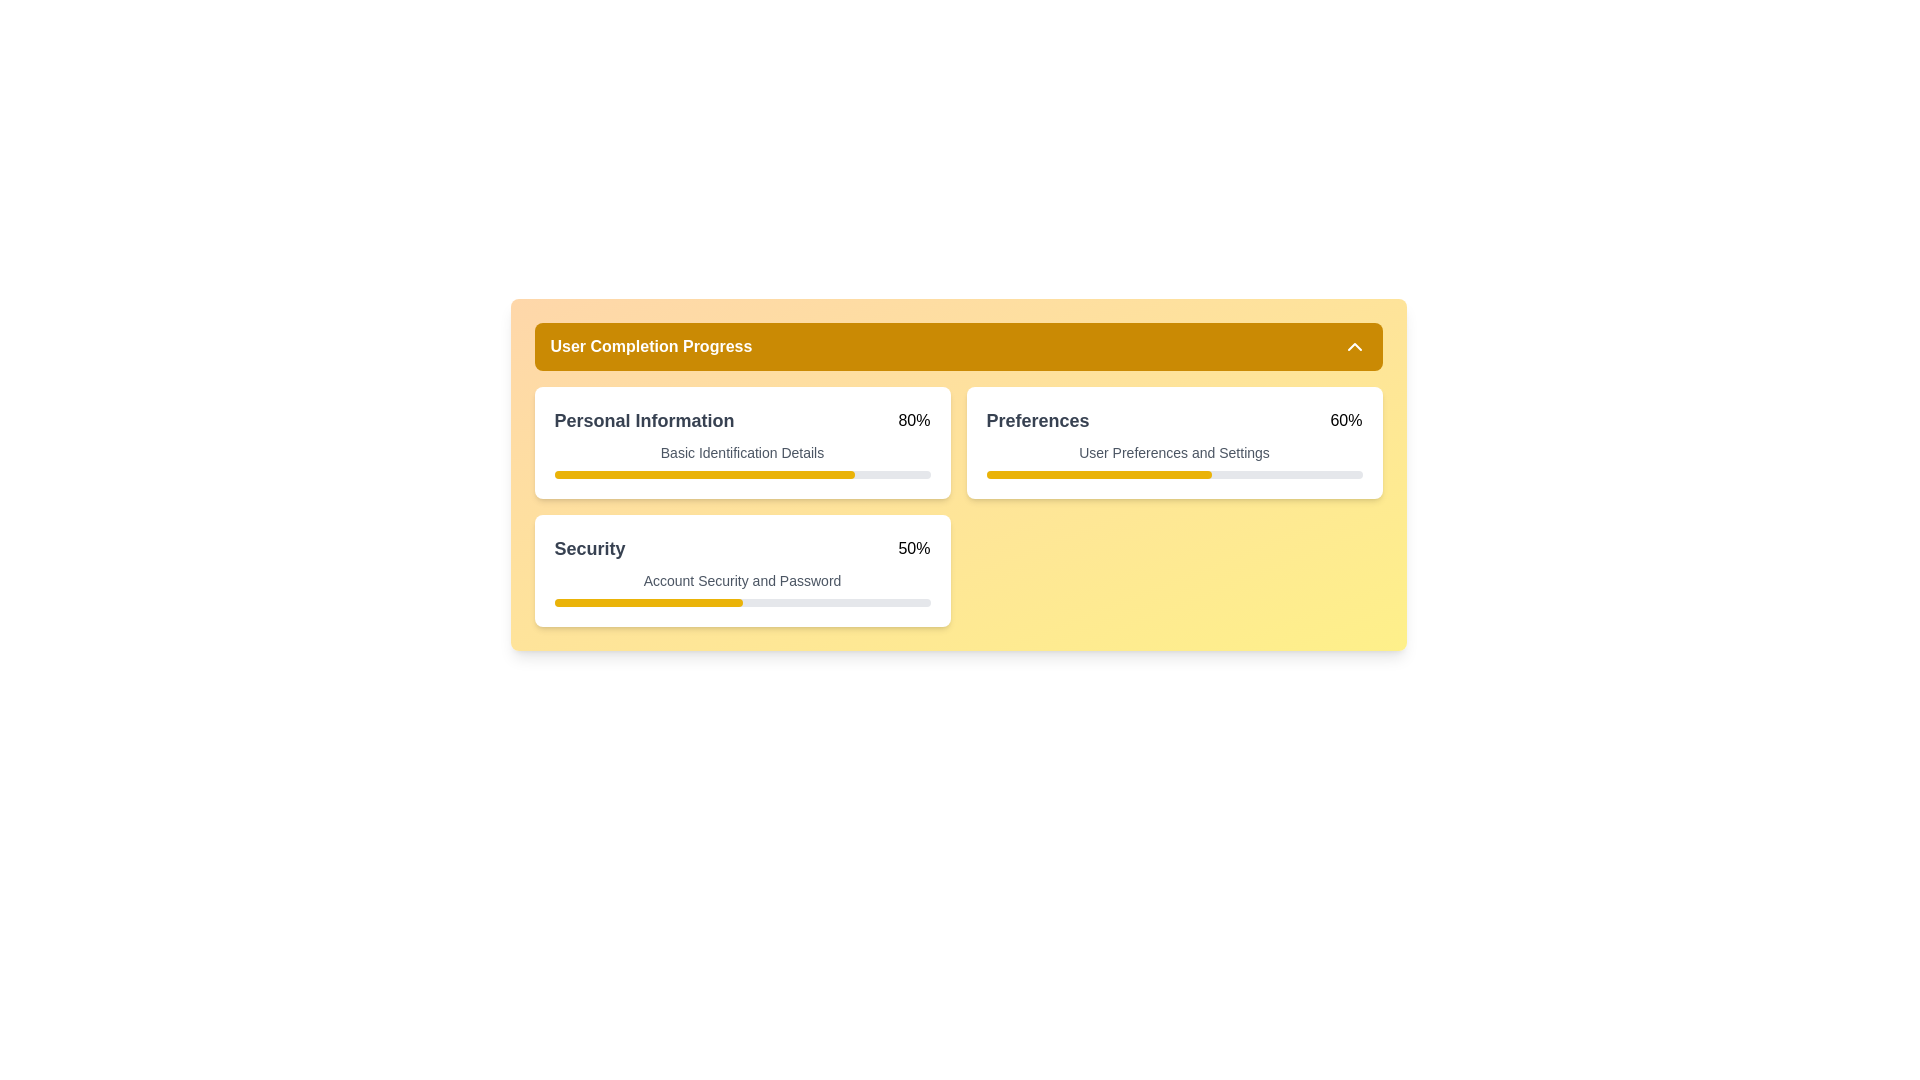 The image size is (1920, 1080). What do you see at coordinates (741, 452) in the screenshot?
I see `text label displaying 'Basic Identification Details' which is styled in a small, gray font and positioned below the 'Personal Information' heading` at bounding box center [741, 452].